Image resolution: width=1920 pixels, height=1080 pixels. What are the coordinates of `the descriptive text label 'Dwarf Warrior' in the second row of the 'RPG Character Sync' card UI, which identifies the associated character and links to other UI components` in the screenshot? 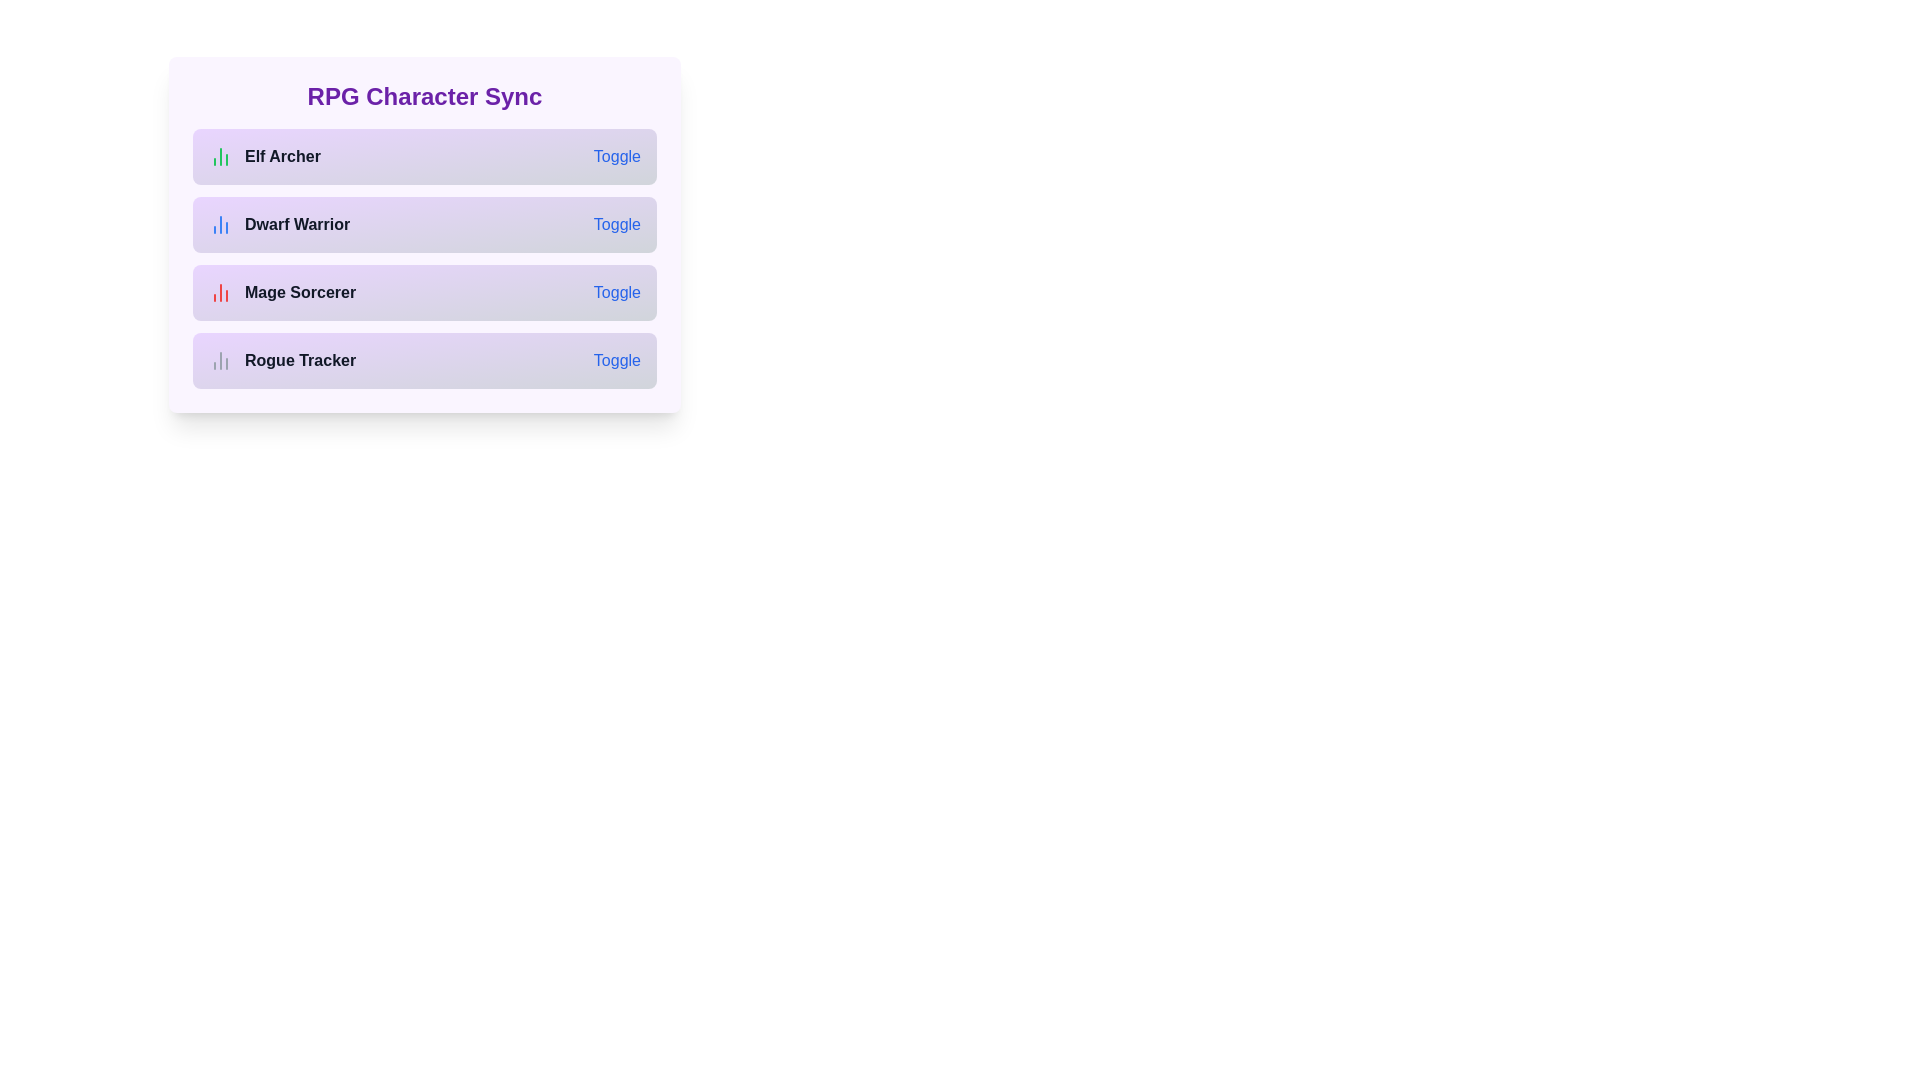 It's located at (296, 224).